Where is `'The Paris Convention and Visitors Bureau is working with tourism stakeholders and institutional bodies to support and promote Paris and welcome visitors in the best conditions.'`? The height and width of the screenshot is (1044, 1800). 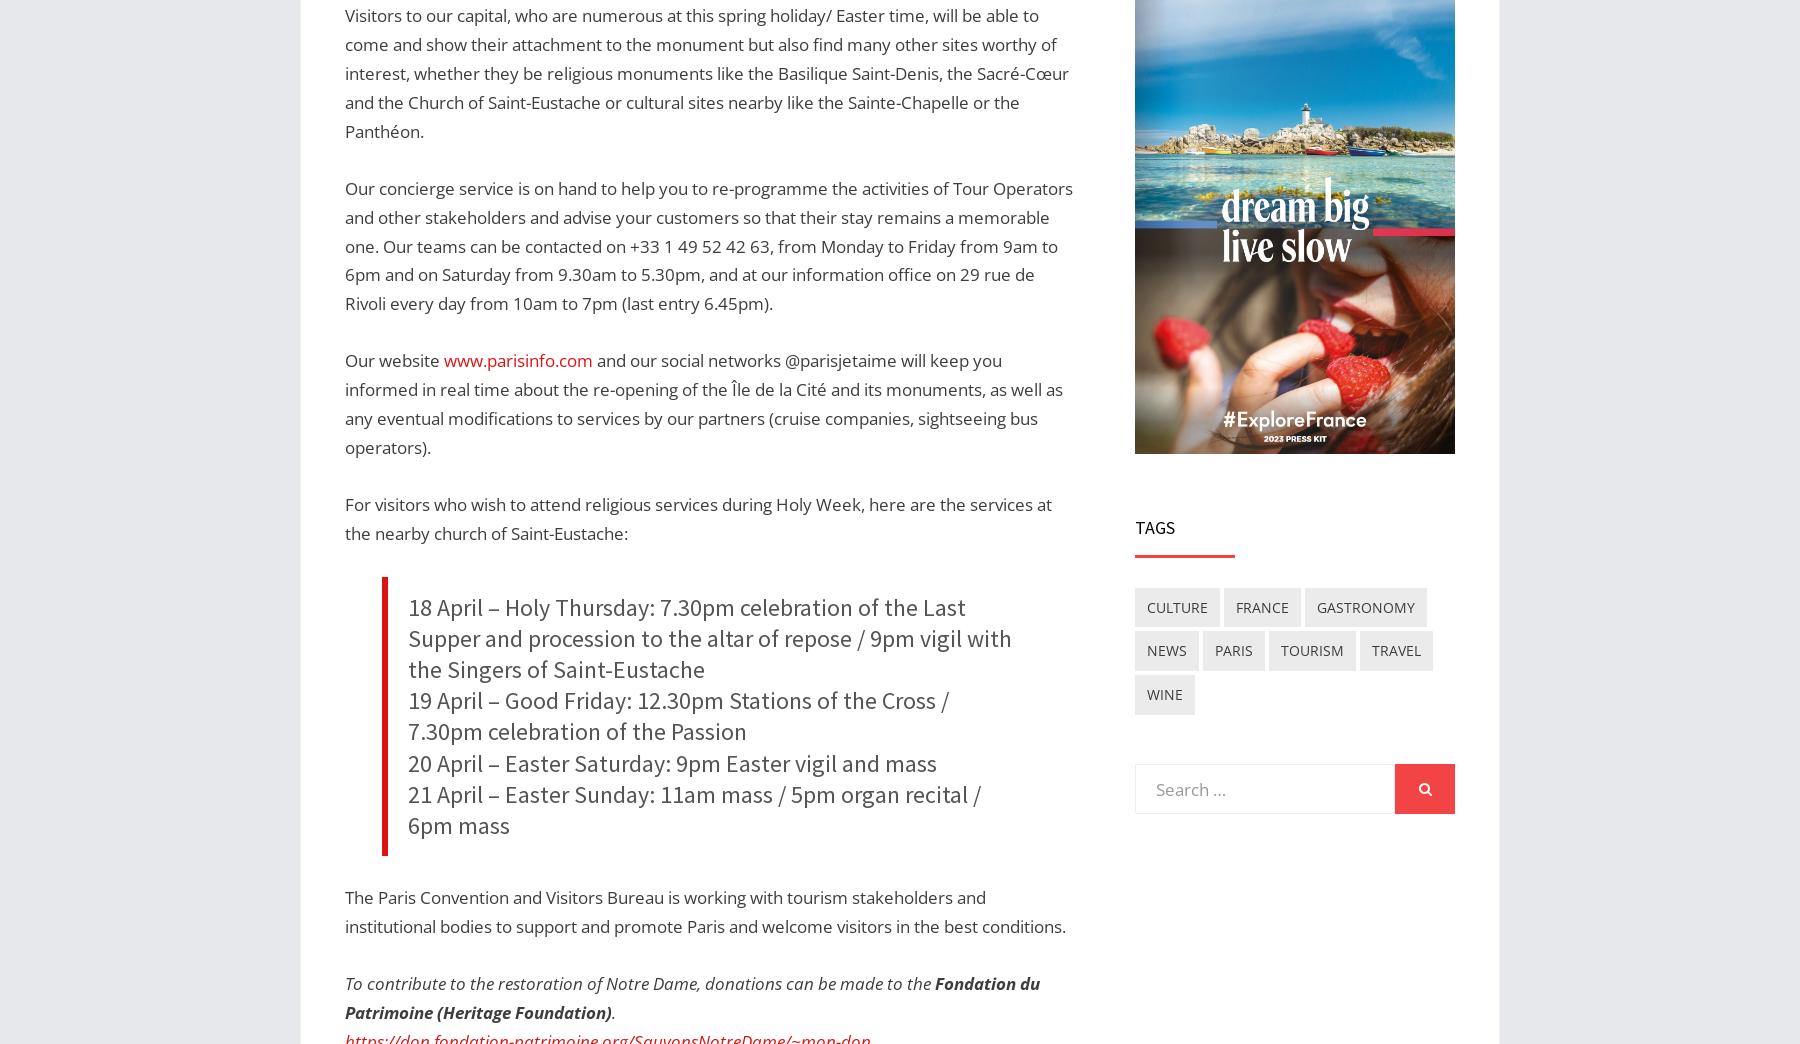
'The Paris Convention and Visitors Bureau is working with tourism stakeholders and institutional bodies to support and promote Paris and welcome visitors in the best conditions.' is located at coordinates (704, 911).